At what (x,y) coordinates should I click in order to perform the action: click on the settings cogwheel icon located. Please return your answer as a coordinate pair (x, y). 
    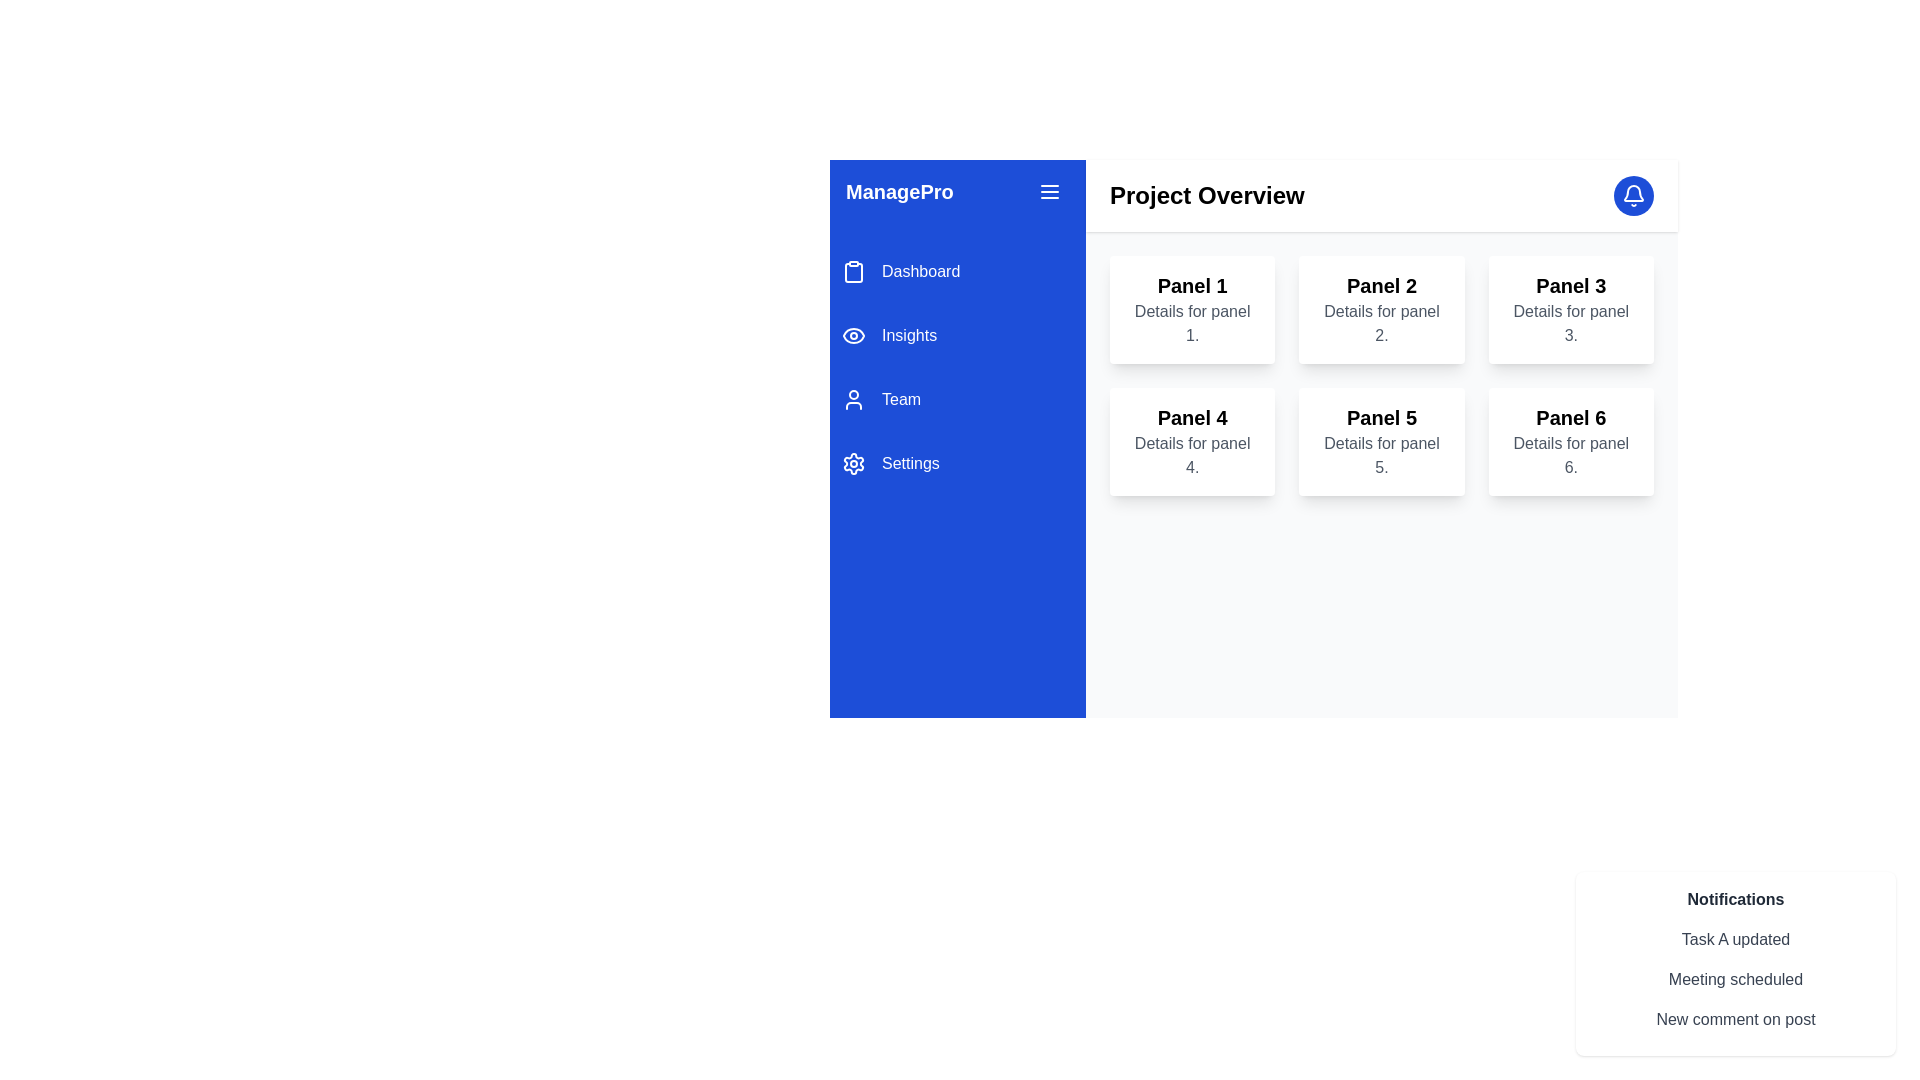
    Looking at the image, I should click on (854, 463).